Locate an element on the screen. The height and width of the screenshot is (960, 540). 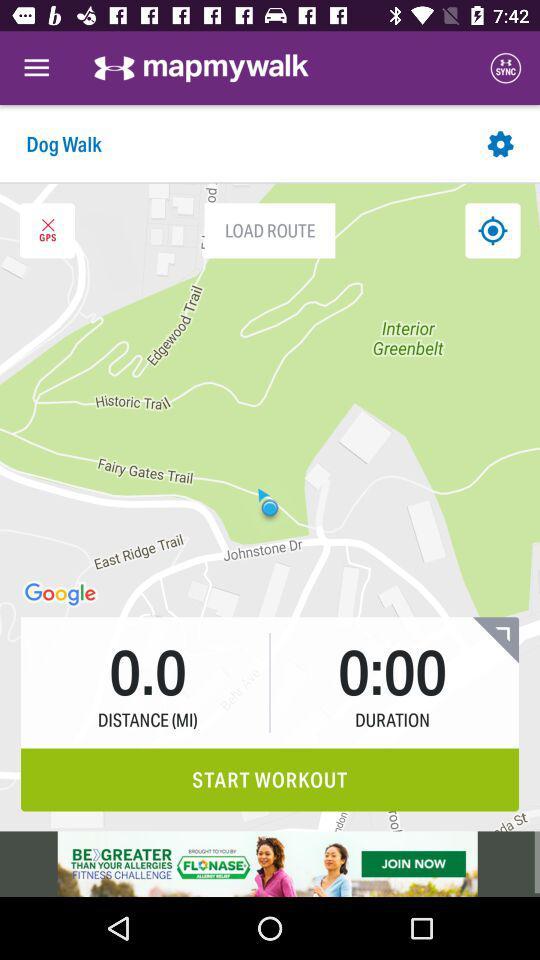
time is located at coordinates (494, 639).